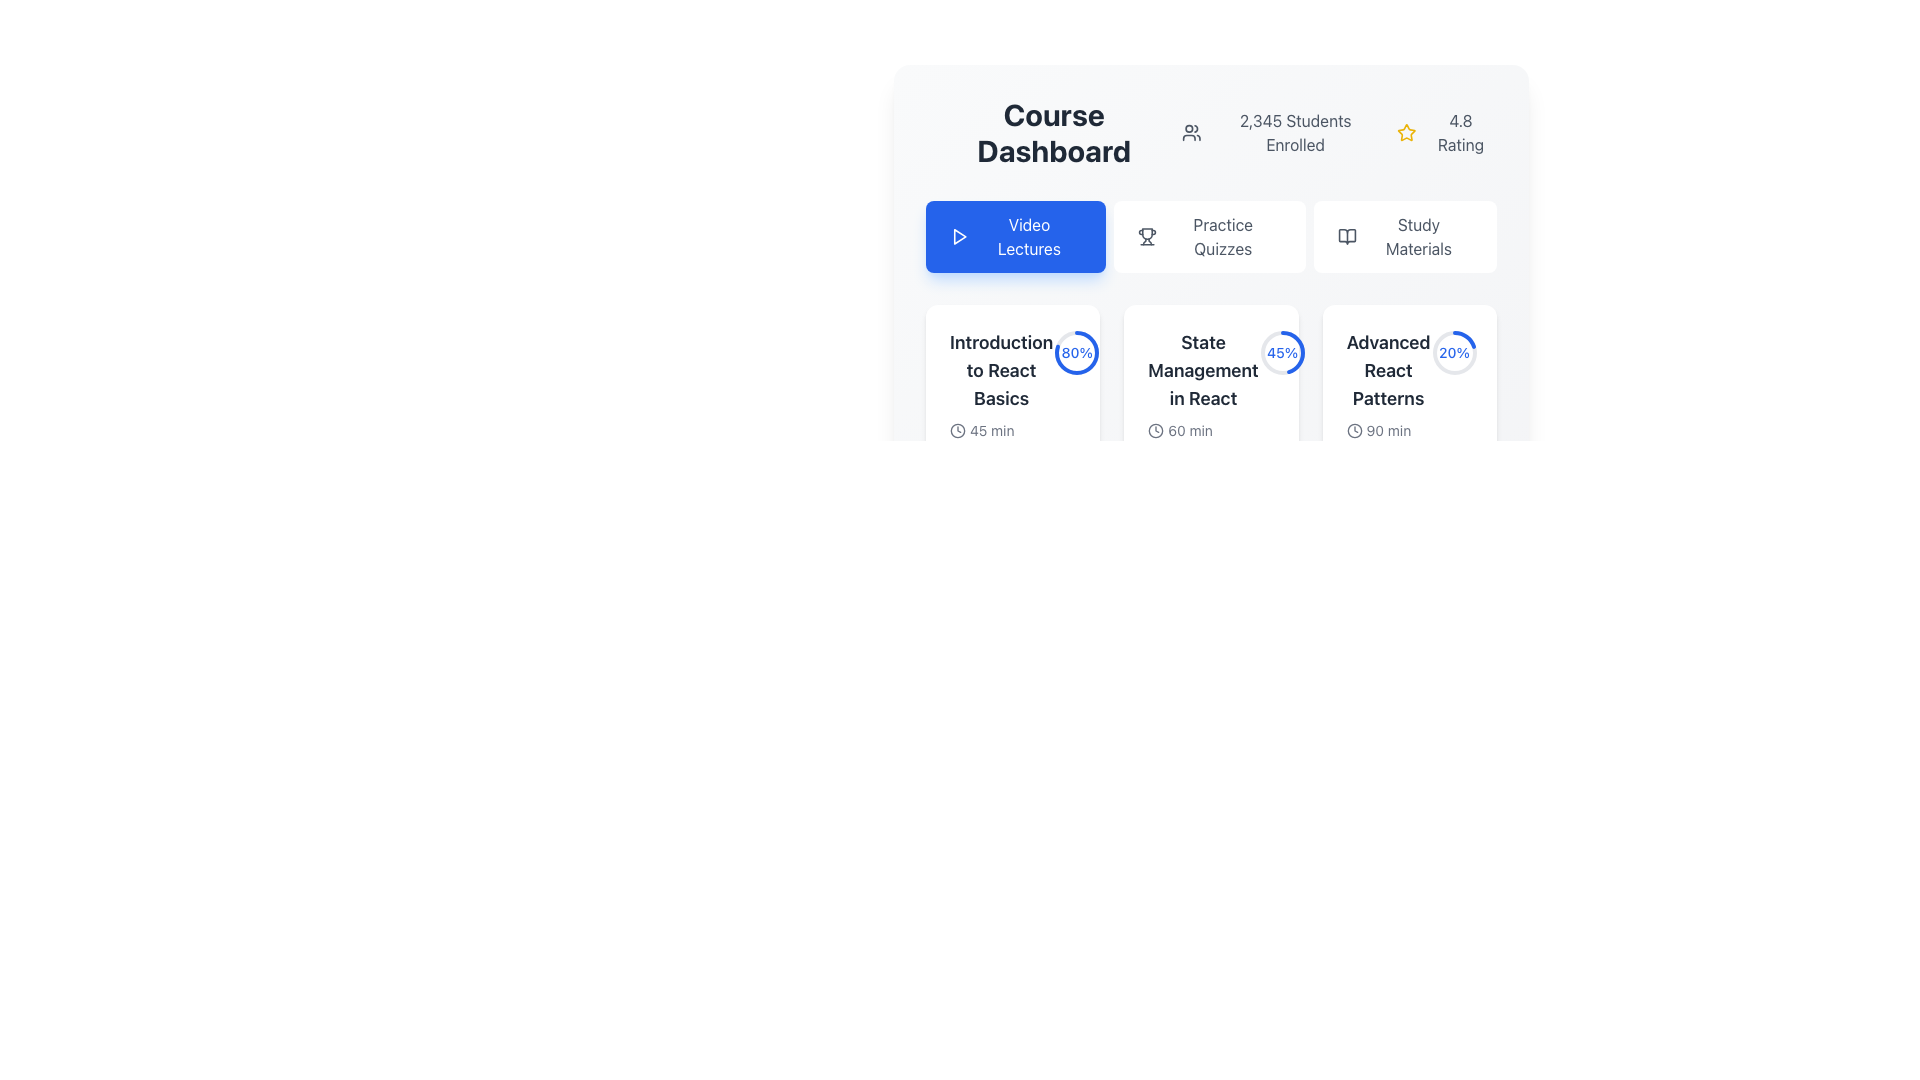  What do you see at coordinates (1208, 235) in the screenshot?
I see `the 'Practice Quizzes' button located in the central top area of the page below the 'Course Dashboard' heading to change its background color` at bounding box center [1208, 235].